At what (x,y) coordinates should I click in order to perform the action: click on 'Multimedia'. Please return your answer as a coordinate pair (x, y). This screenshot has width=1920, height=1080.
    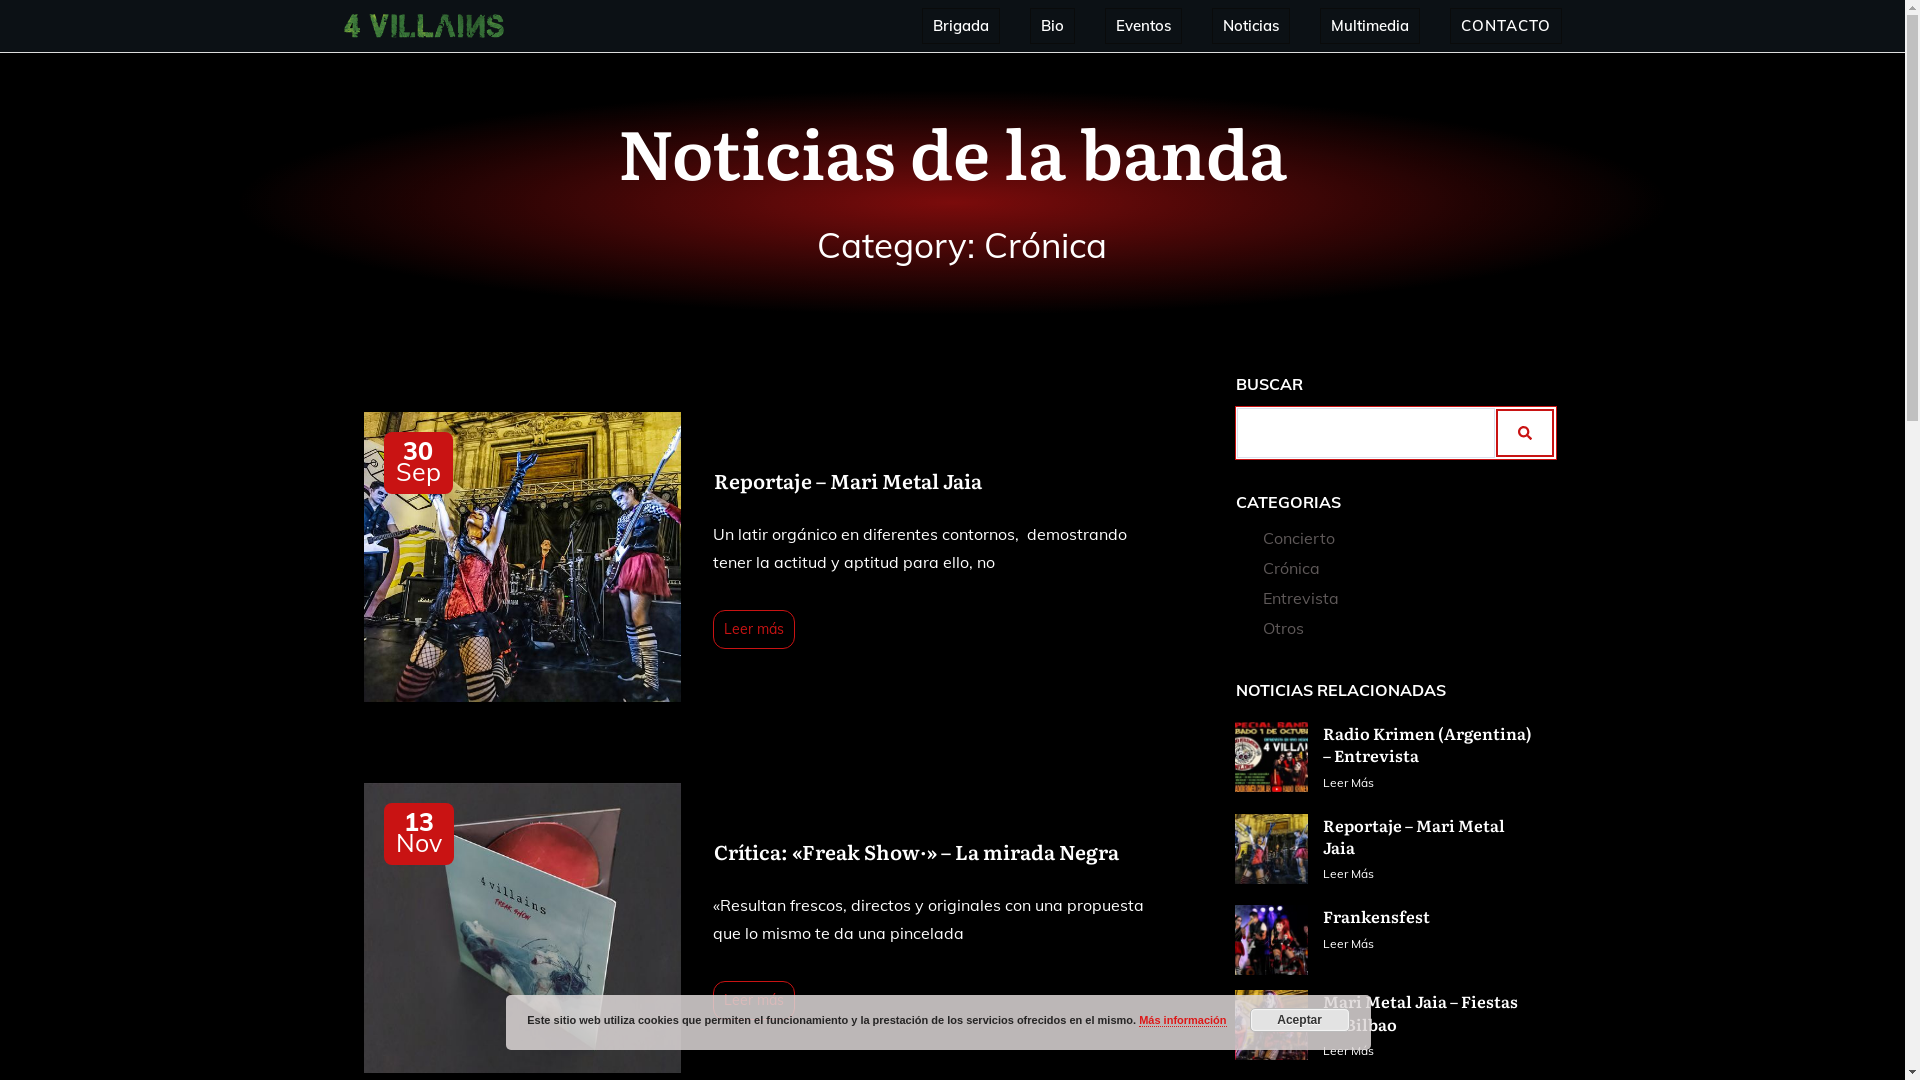
    Looking at the image, I should click on (1367, 26).